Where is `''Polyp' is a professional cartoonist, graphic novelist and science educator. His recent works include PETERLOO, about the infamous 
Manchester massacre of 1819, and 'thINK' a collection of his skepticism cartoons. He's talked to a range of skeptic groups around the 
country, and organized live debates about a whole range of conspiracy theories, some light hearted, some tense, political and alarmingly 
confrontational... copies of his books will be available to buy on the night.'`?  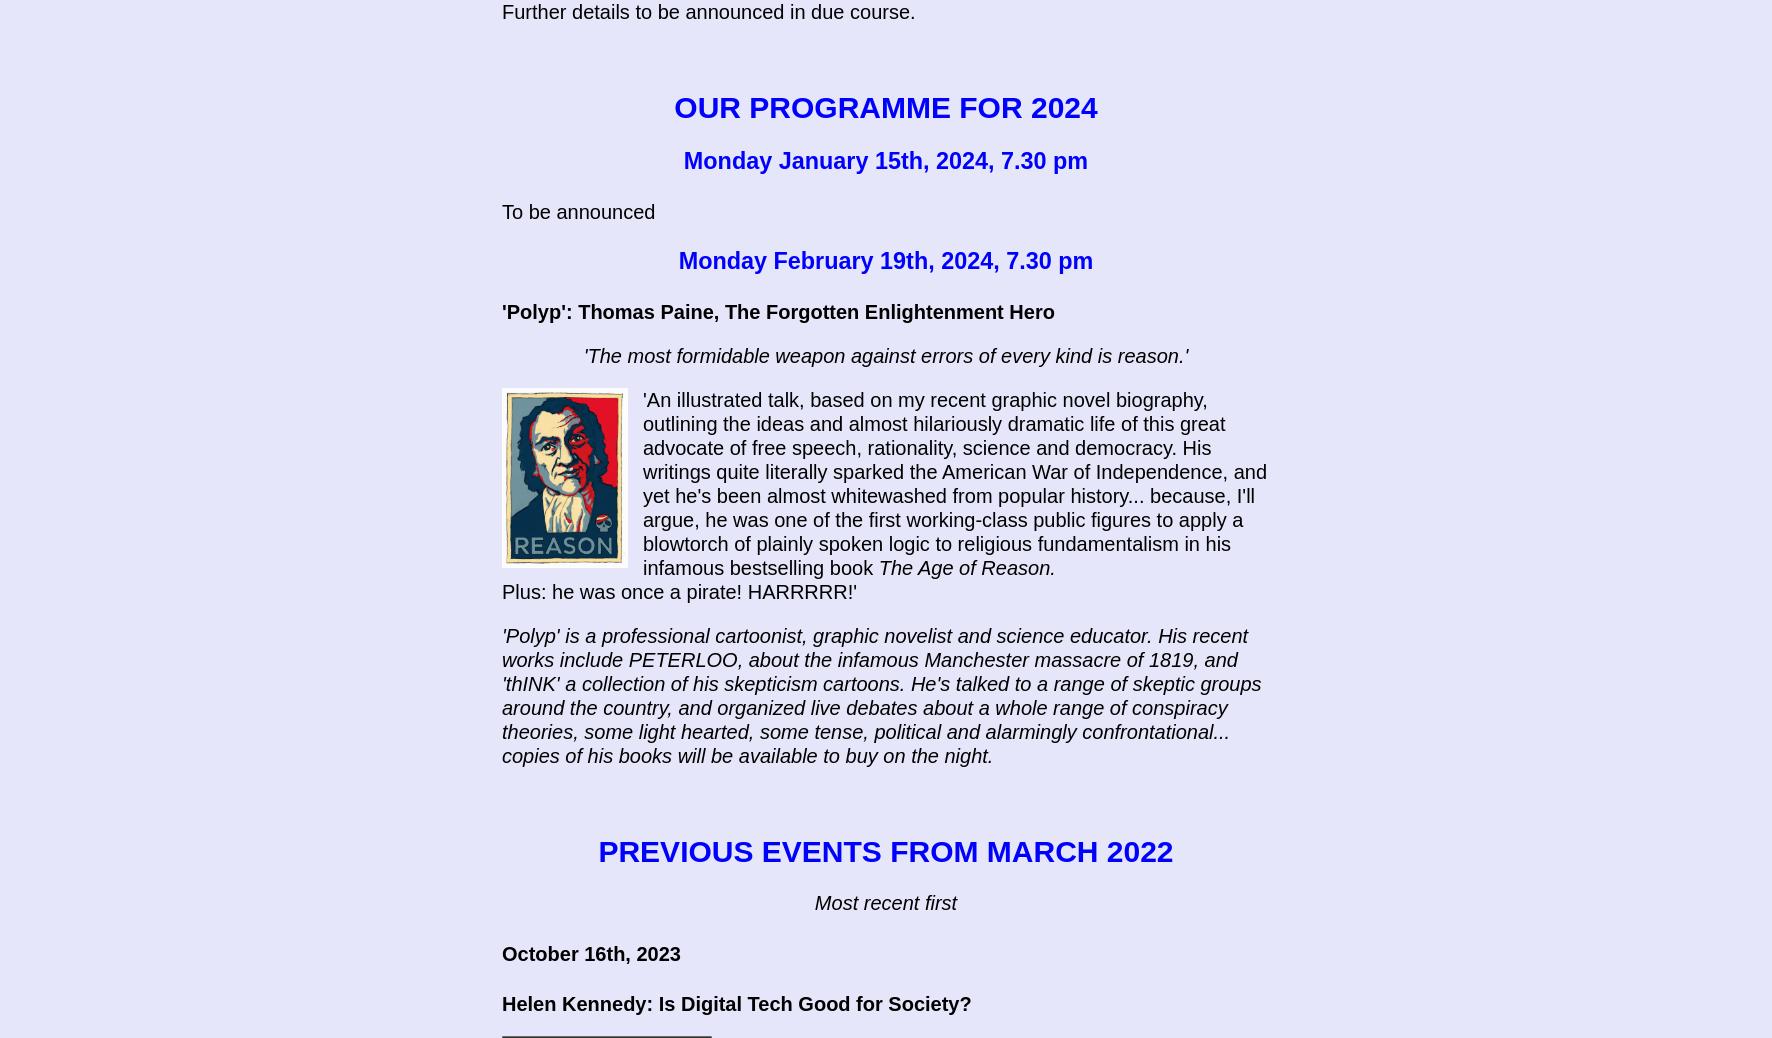
''Polyp' is a professional cartoonist, graphic novelist and science educator. His recent works include PETERLOO, about the infamous 
Manchester massacre of 1819, and 'thINK' a collection of his skepticism cartoons. He's talked to a range of skeptic groups around the 
country, and organized live debates about a whole range of conspiracy theories, some light hearted, some tense, political and alarmingly 
confrontational... copies of his books will be available to buy on the night.' is located at coordinates (881, 694).